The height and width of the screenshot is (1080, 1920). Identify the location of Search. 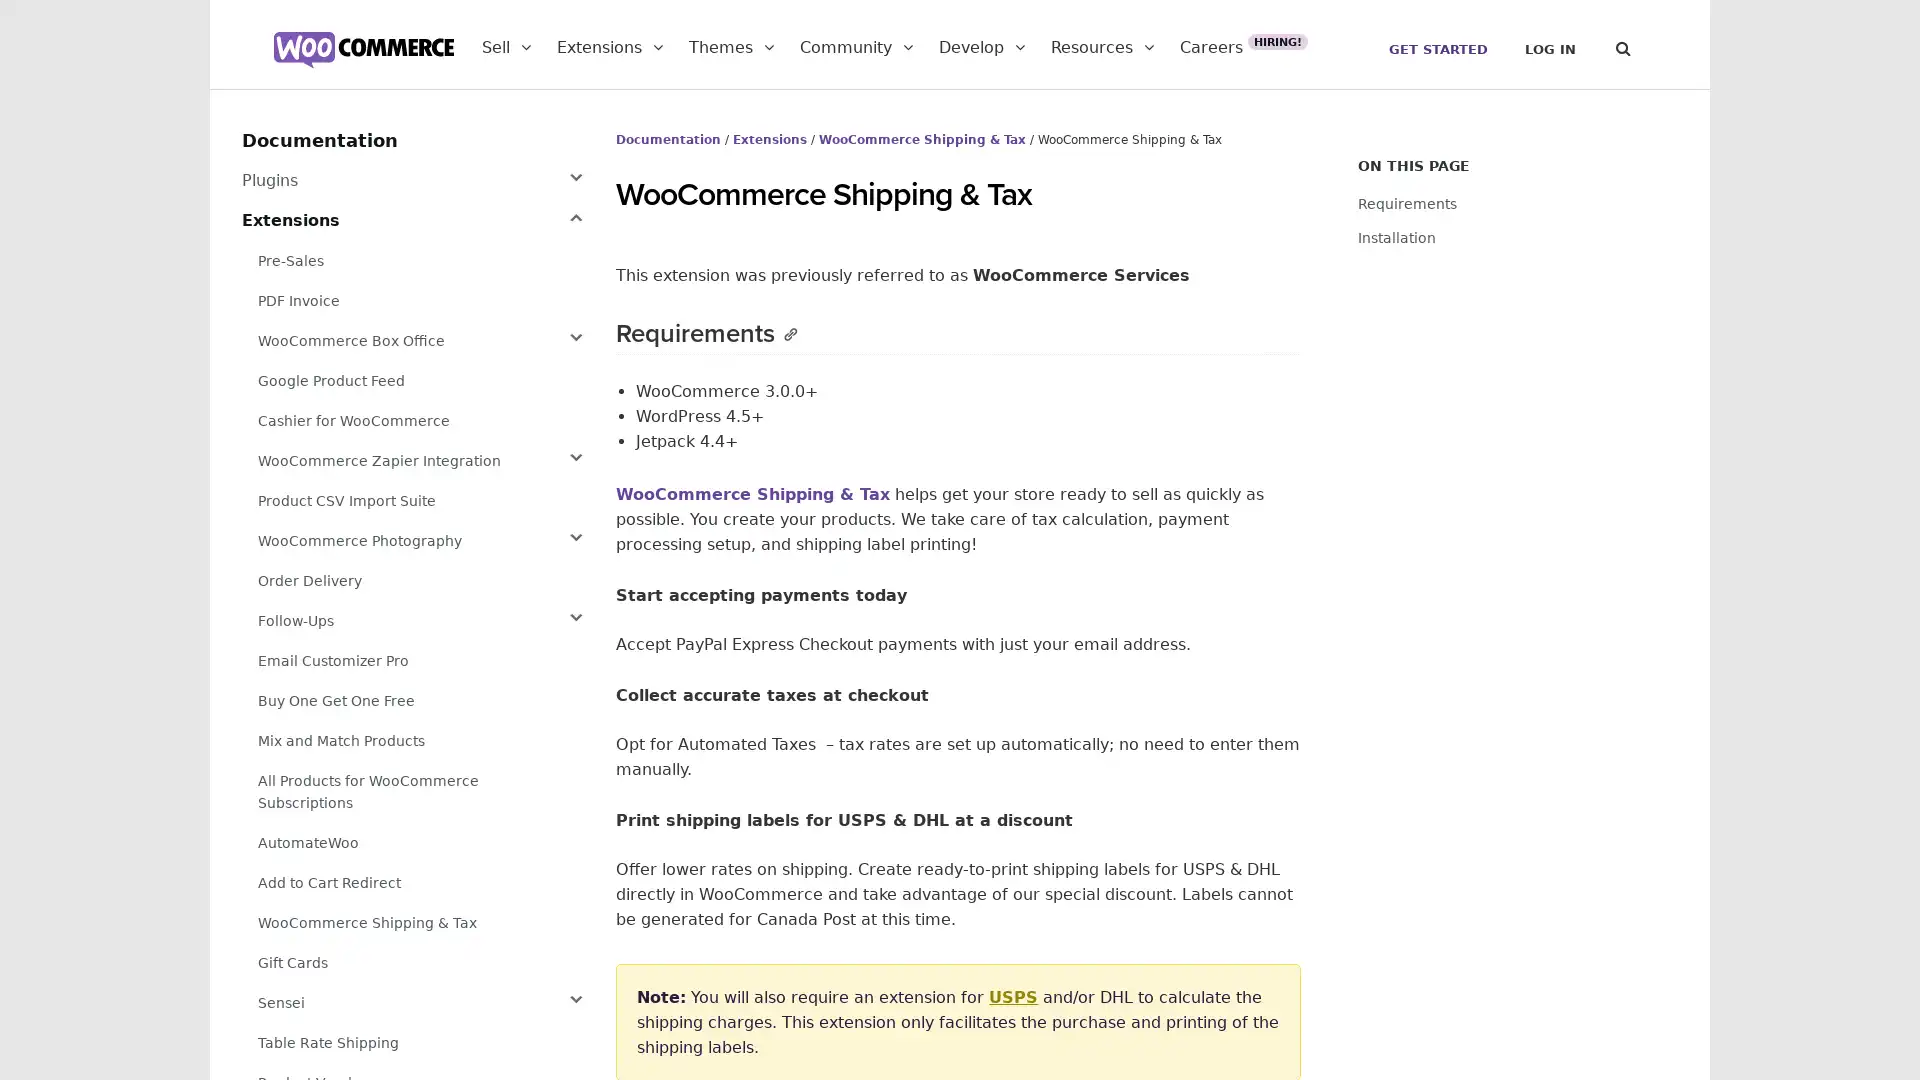
(1623, 48).